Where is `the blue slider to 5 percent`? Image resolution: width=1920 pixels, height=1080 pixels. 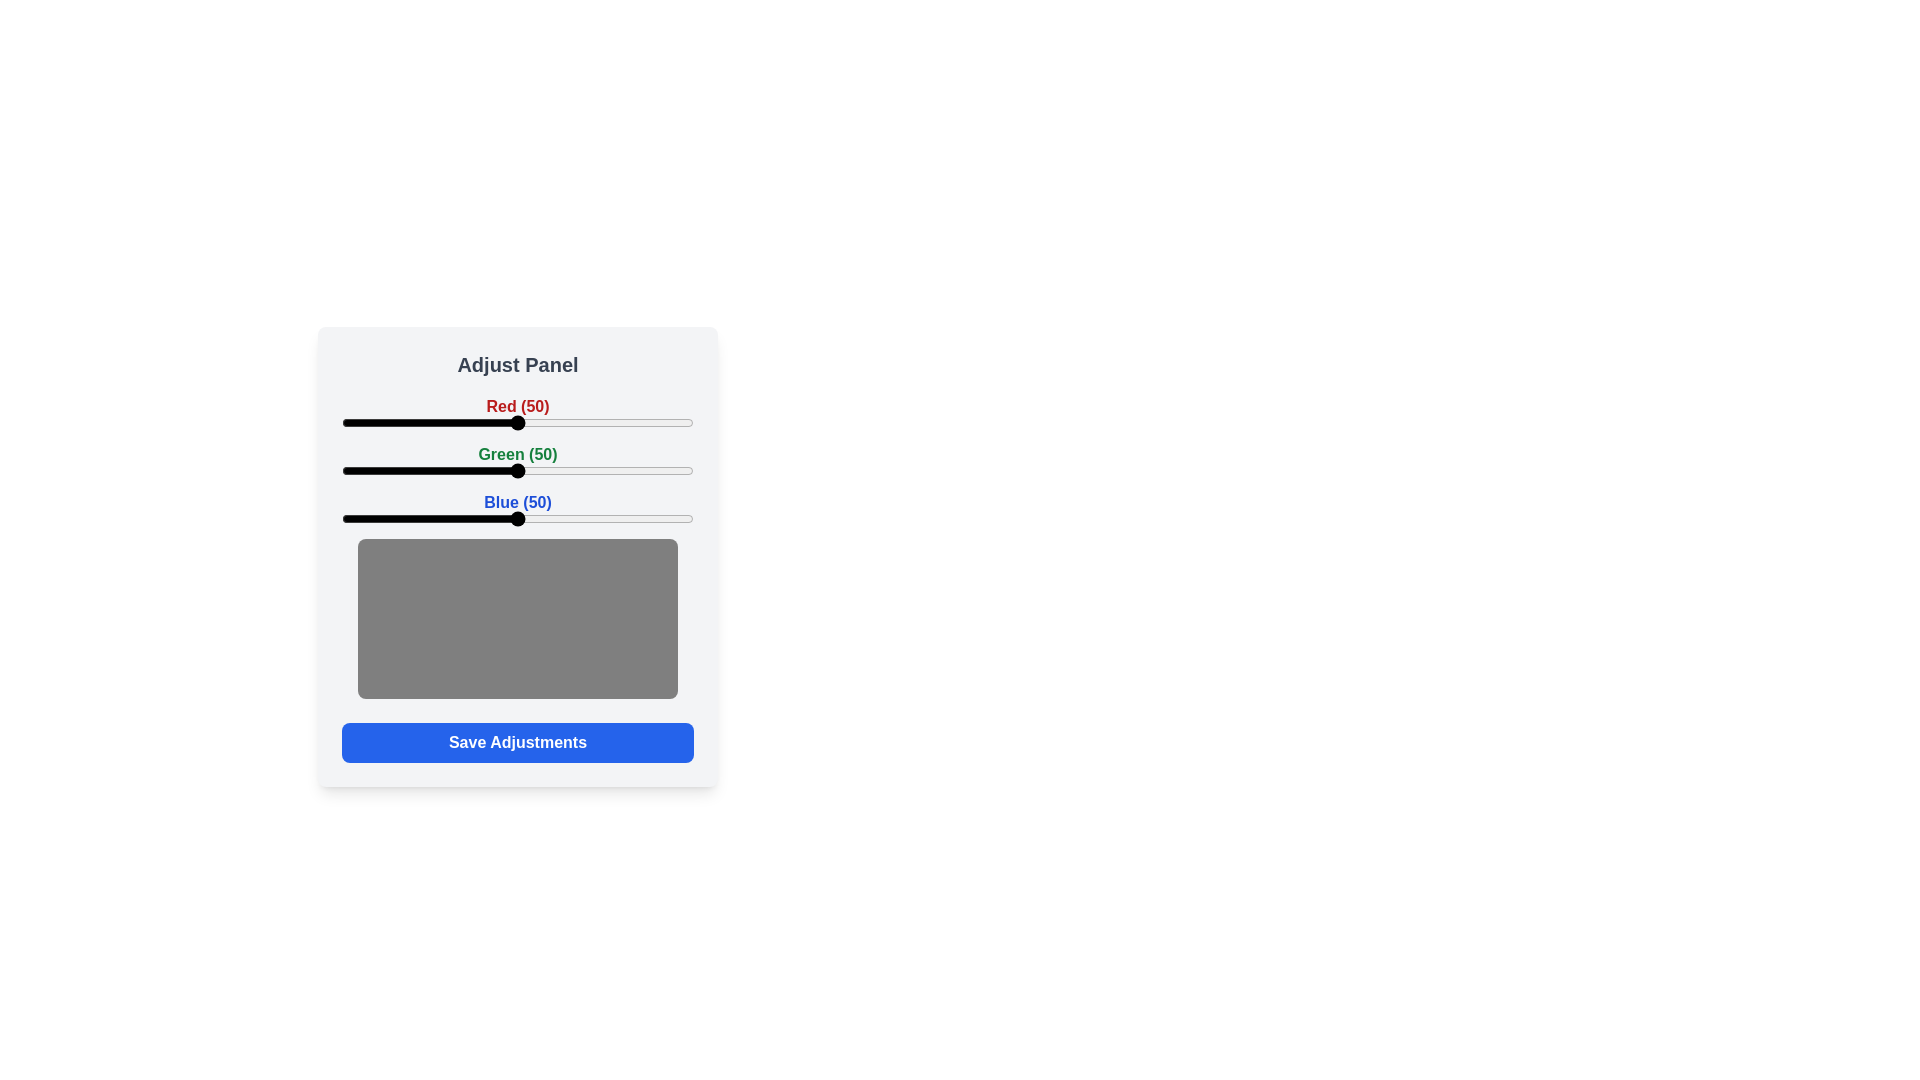 the blue slider to 5 percent is located at coordinates (359, 518).